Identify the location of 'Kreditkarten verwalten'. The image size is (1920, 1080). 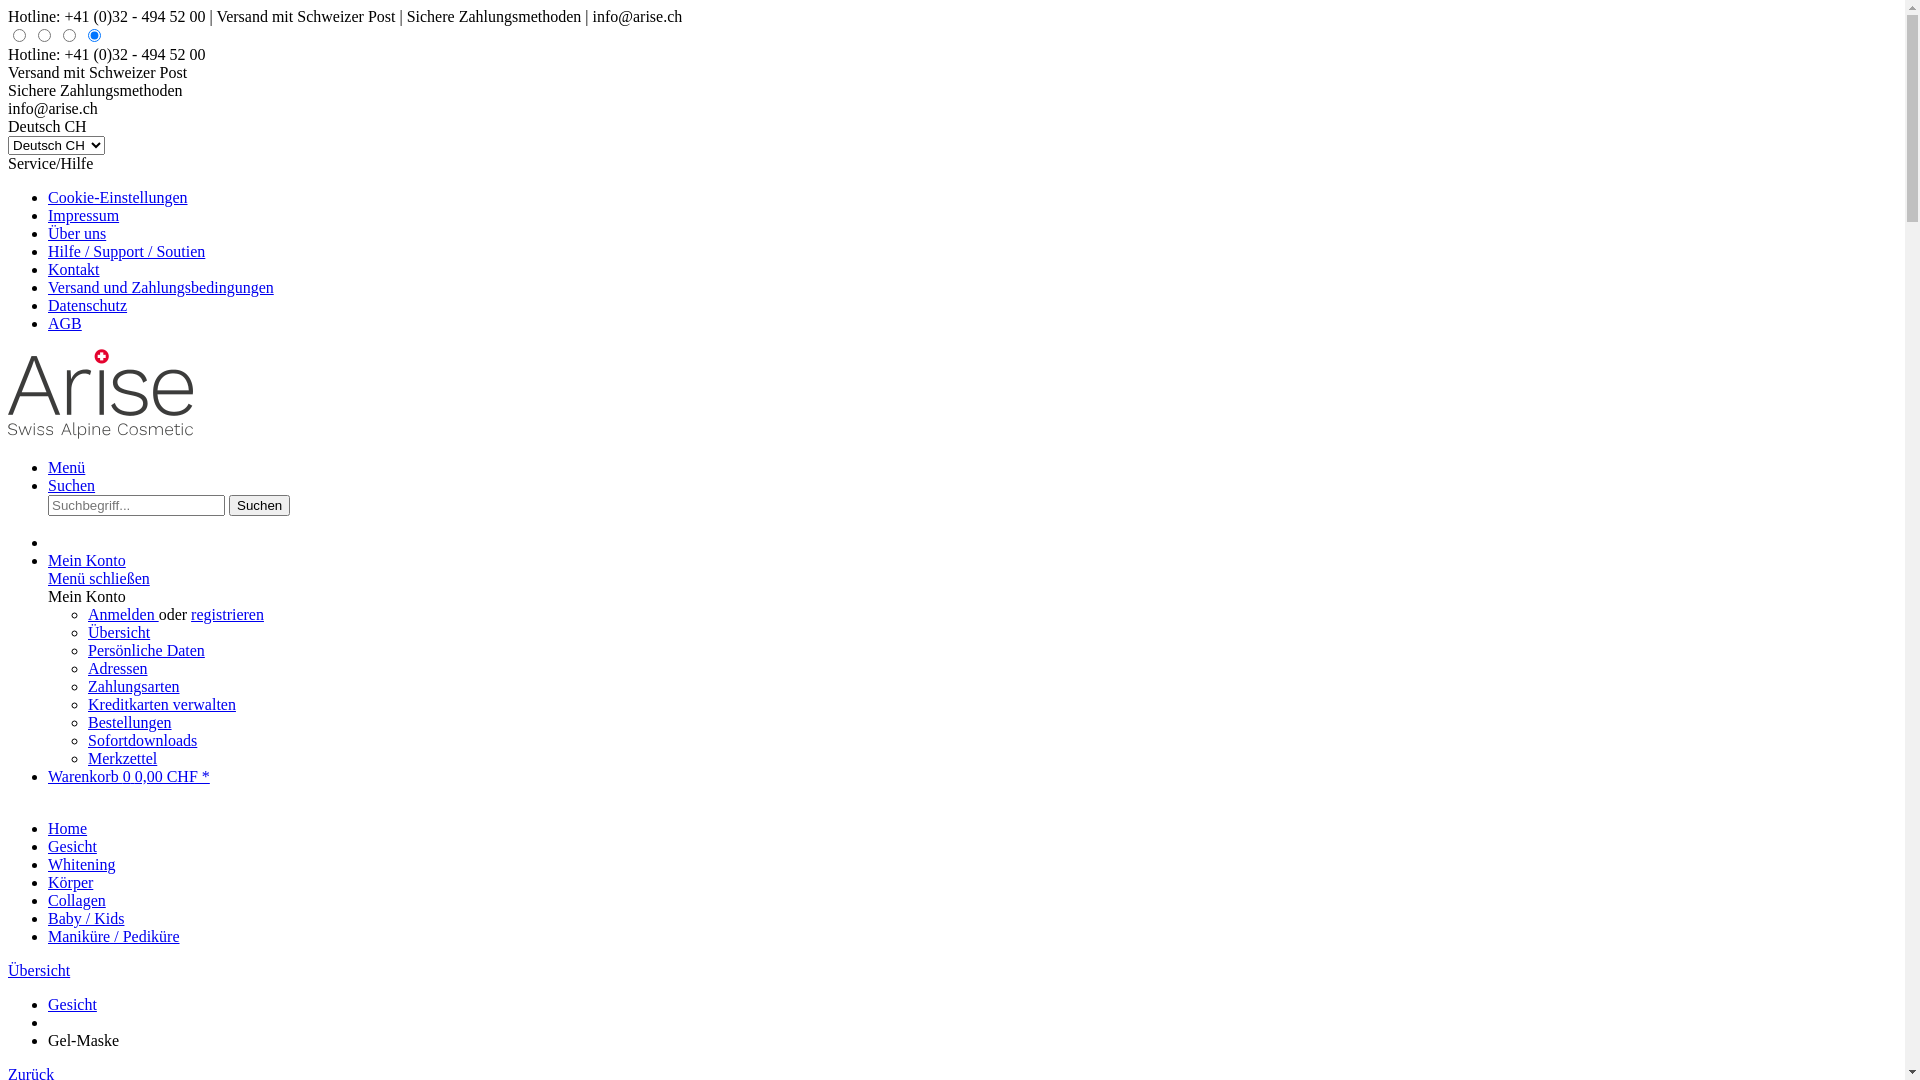
(162, 703).